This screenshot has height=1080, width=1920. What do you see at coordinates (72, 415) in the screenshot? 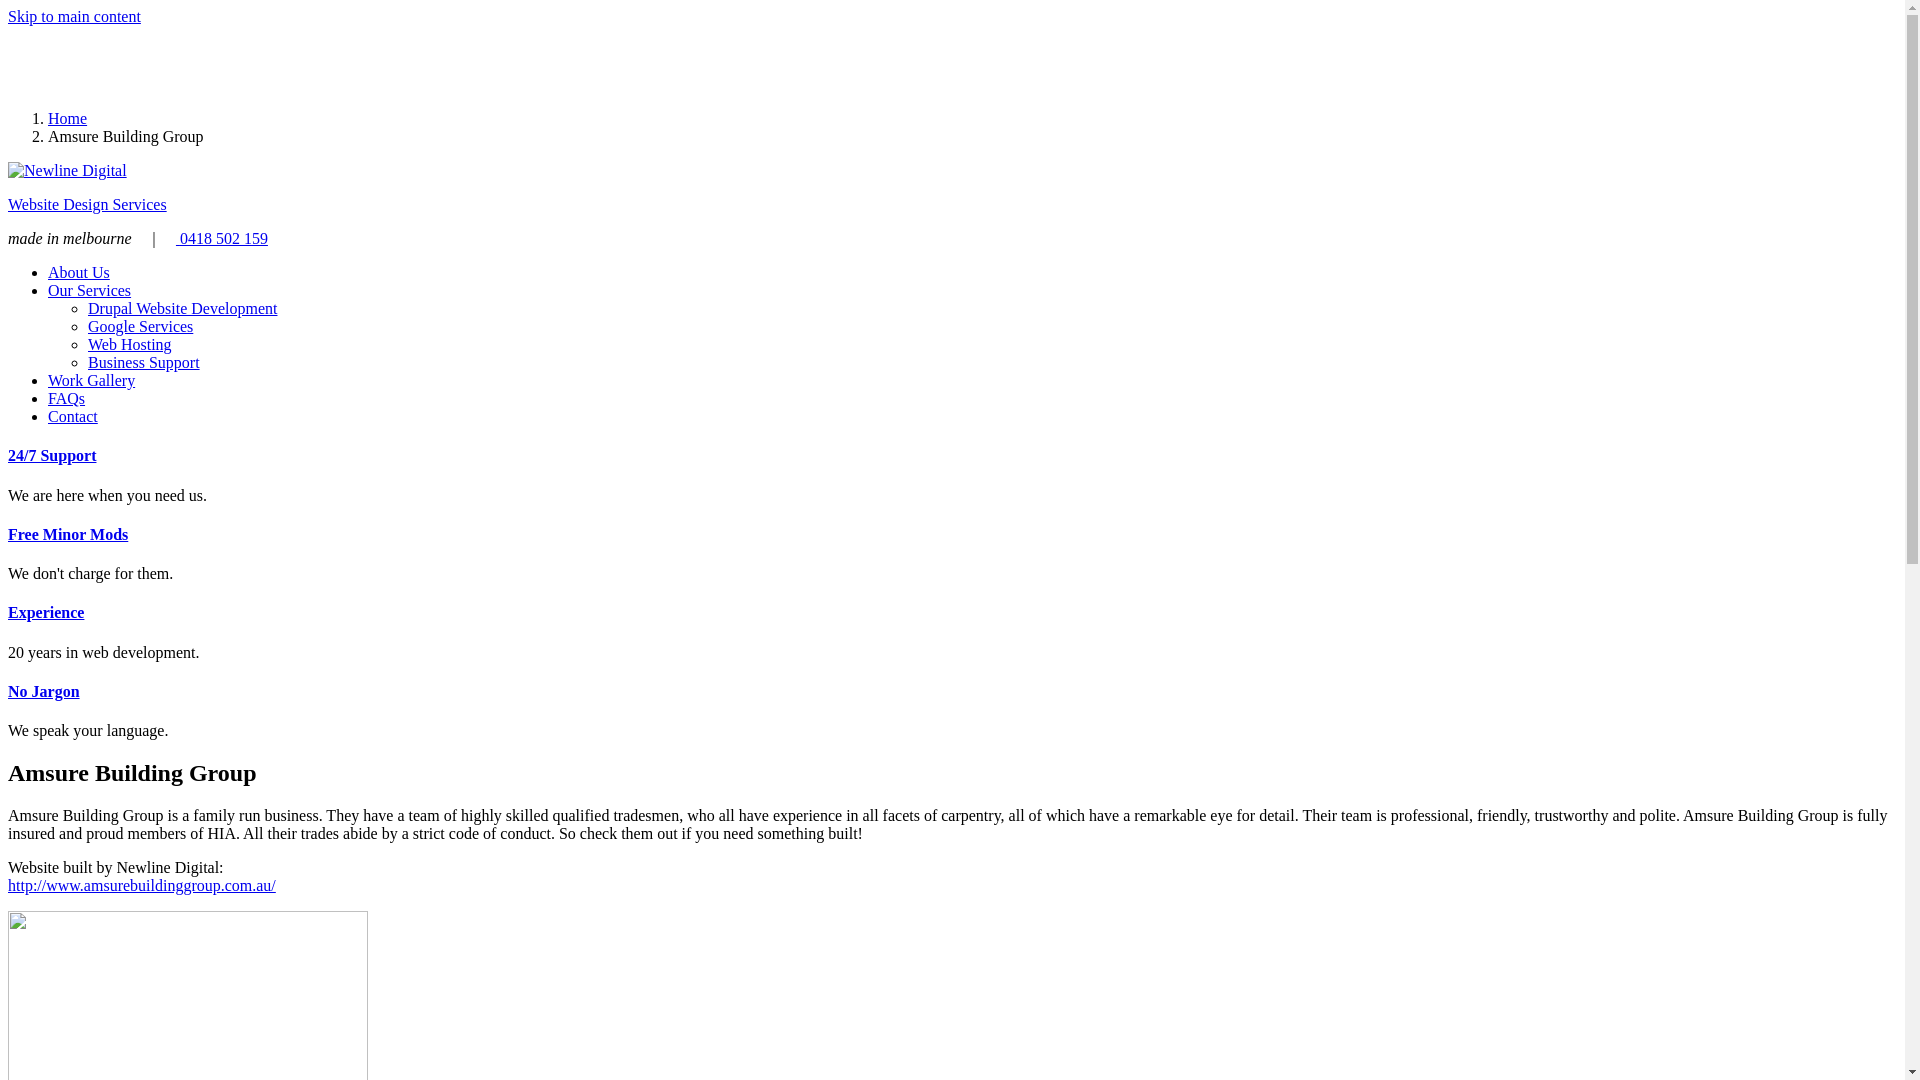
I see `'Contact'` at bounding box center [72, 415].